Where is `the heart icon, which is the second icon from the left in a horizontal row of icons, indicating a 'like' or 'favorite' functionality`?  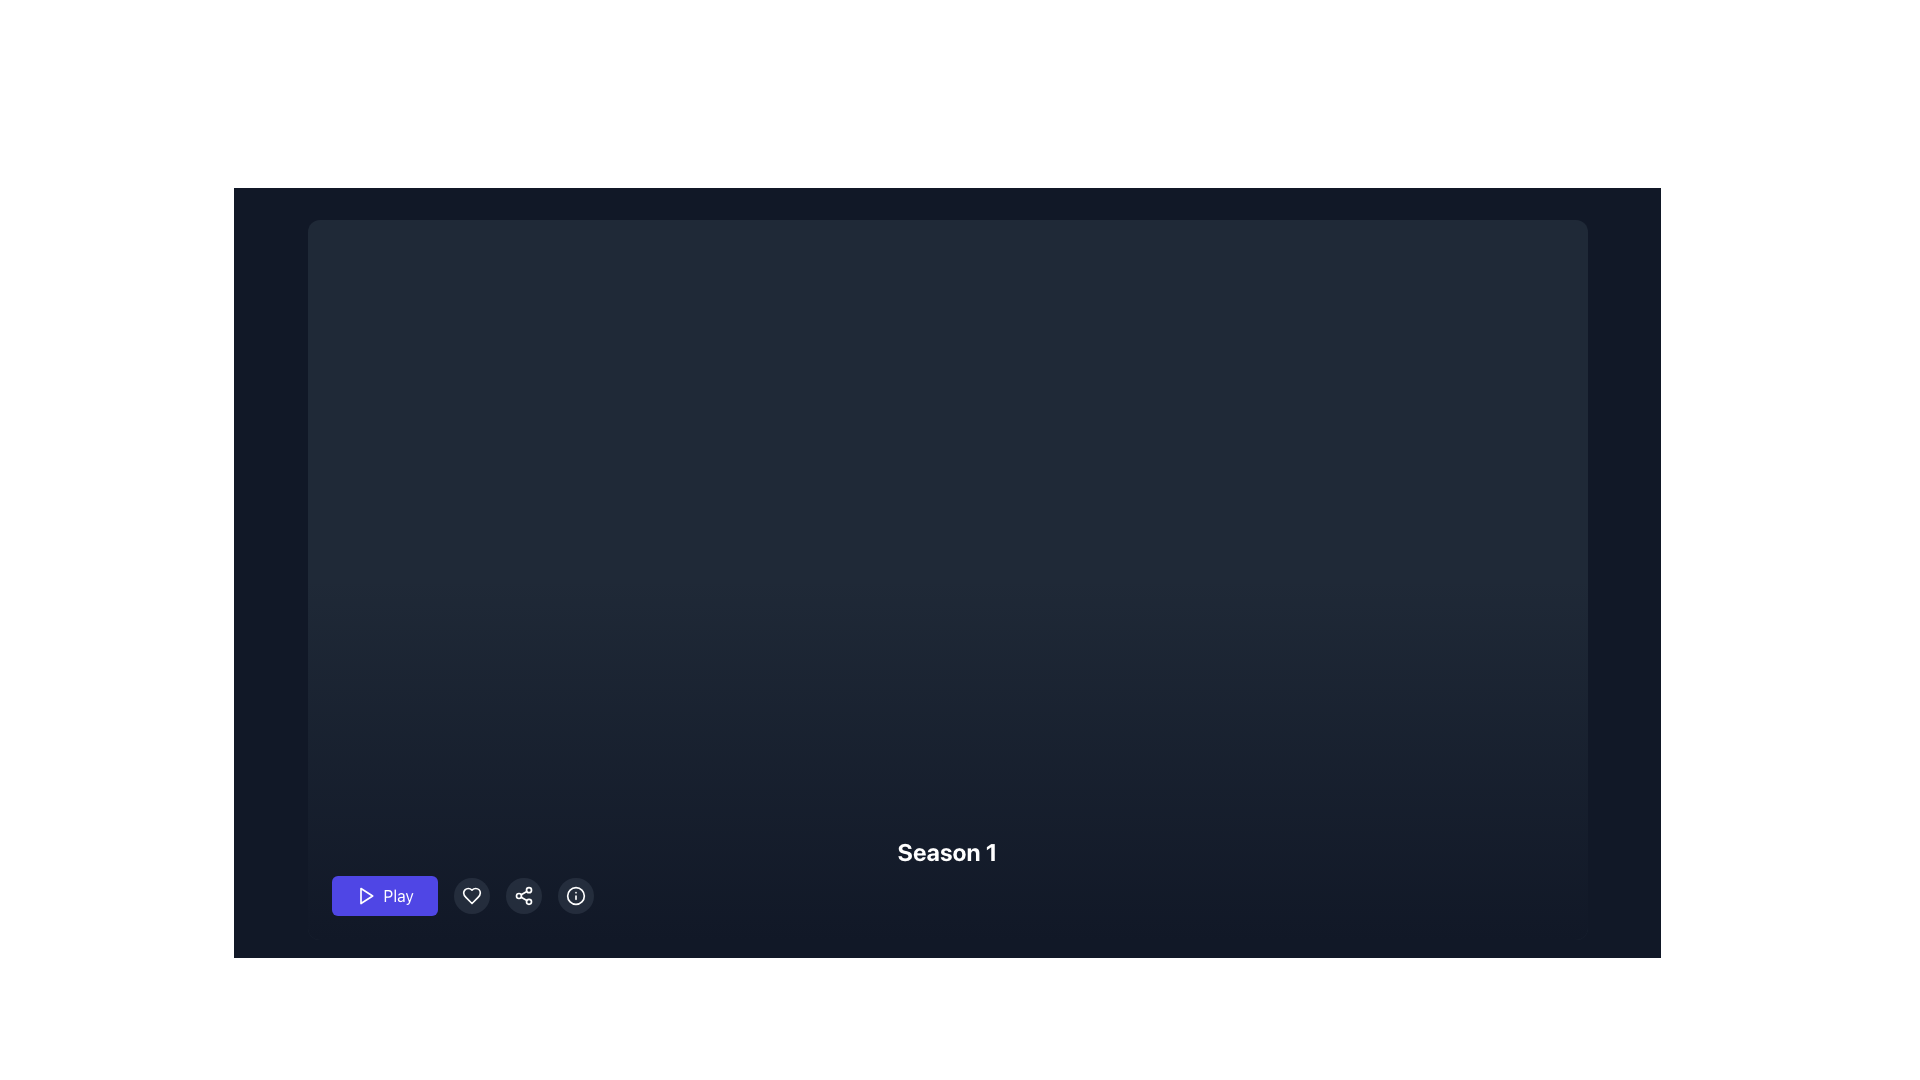
the heart icon, which is the second icon from the left in a horizontal row of icons, indicating a 'like' or 'favorite' functionality is located at coordinates (470, 894).